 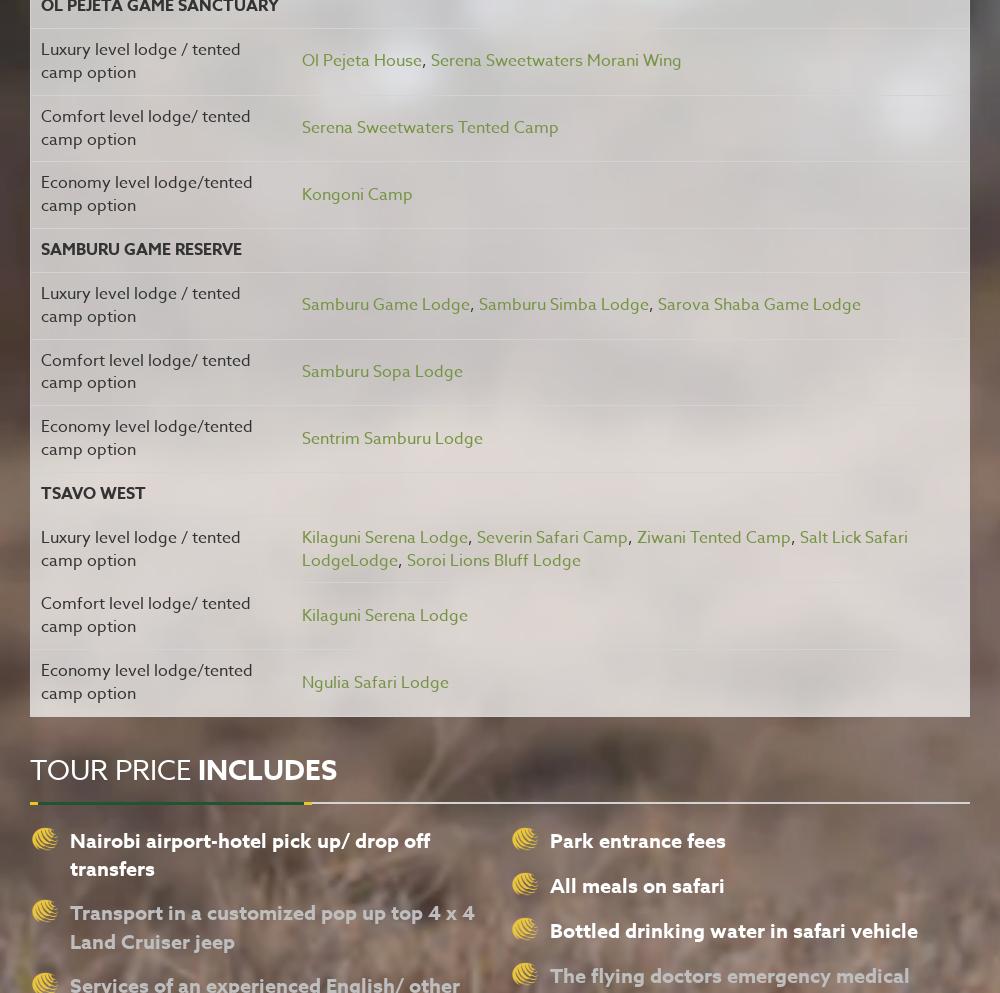 What do you see at coordinates (429, 127) in the screenshot?
I see `'Serena Sweetwaters Tented Camp'` at bounding box center [429, 127].